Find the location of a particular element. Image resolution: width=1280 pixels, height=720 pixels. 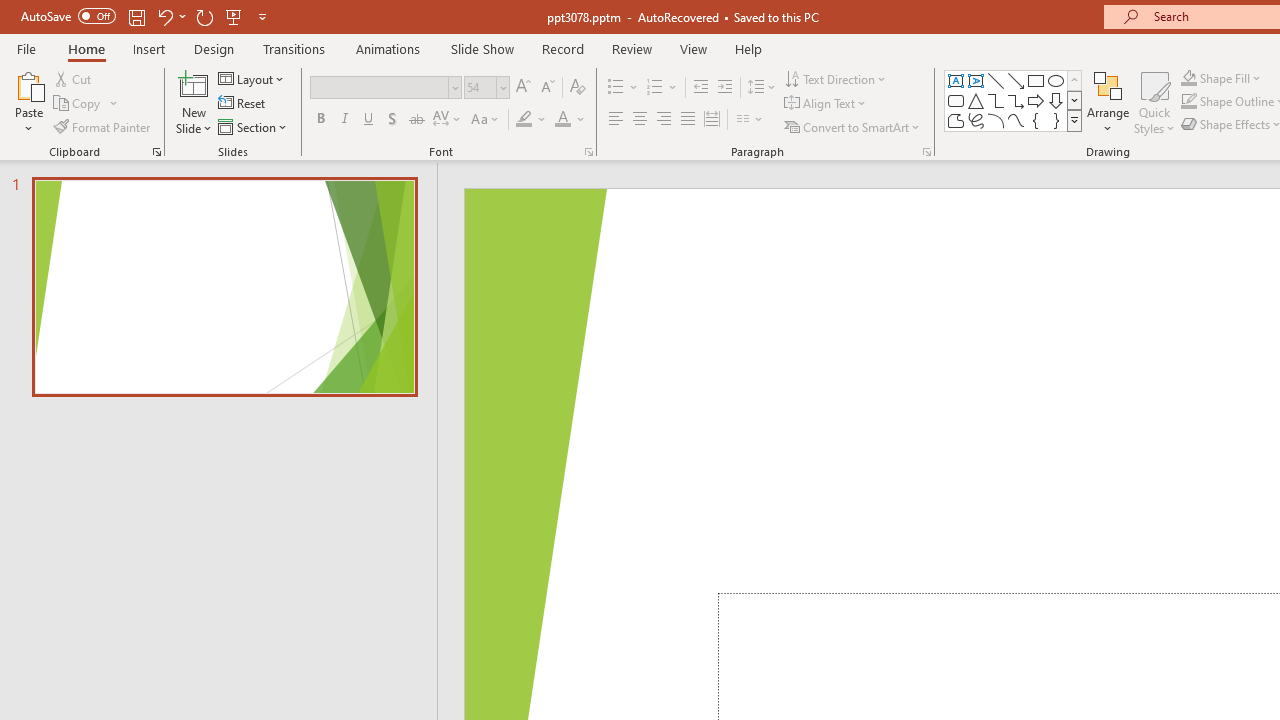

'Freeform: Scribble' is located at coordinates (976, 120).